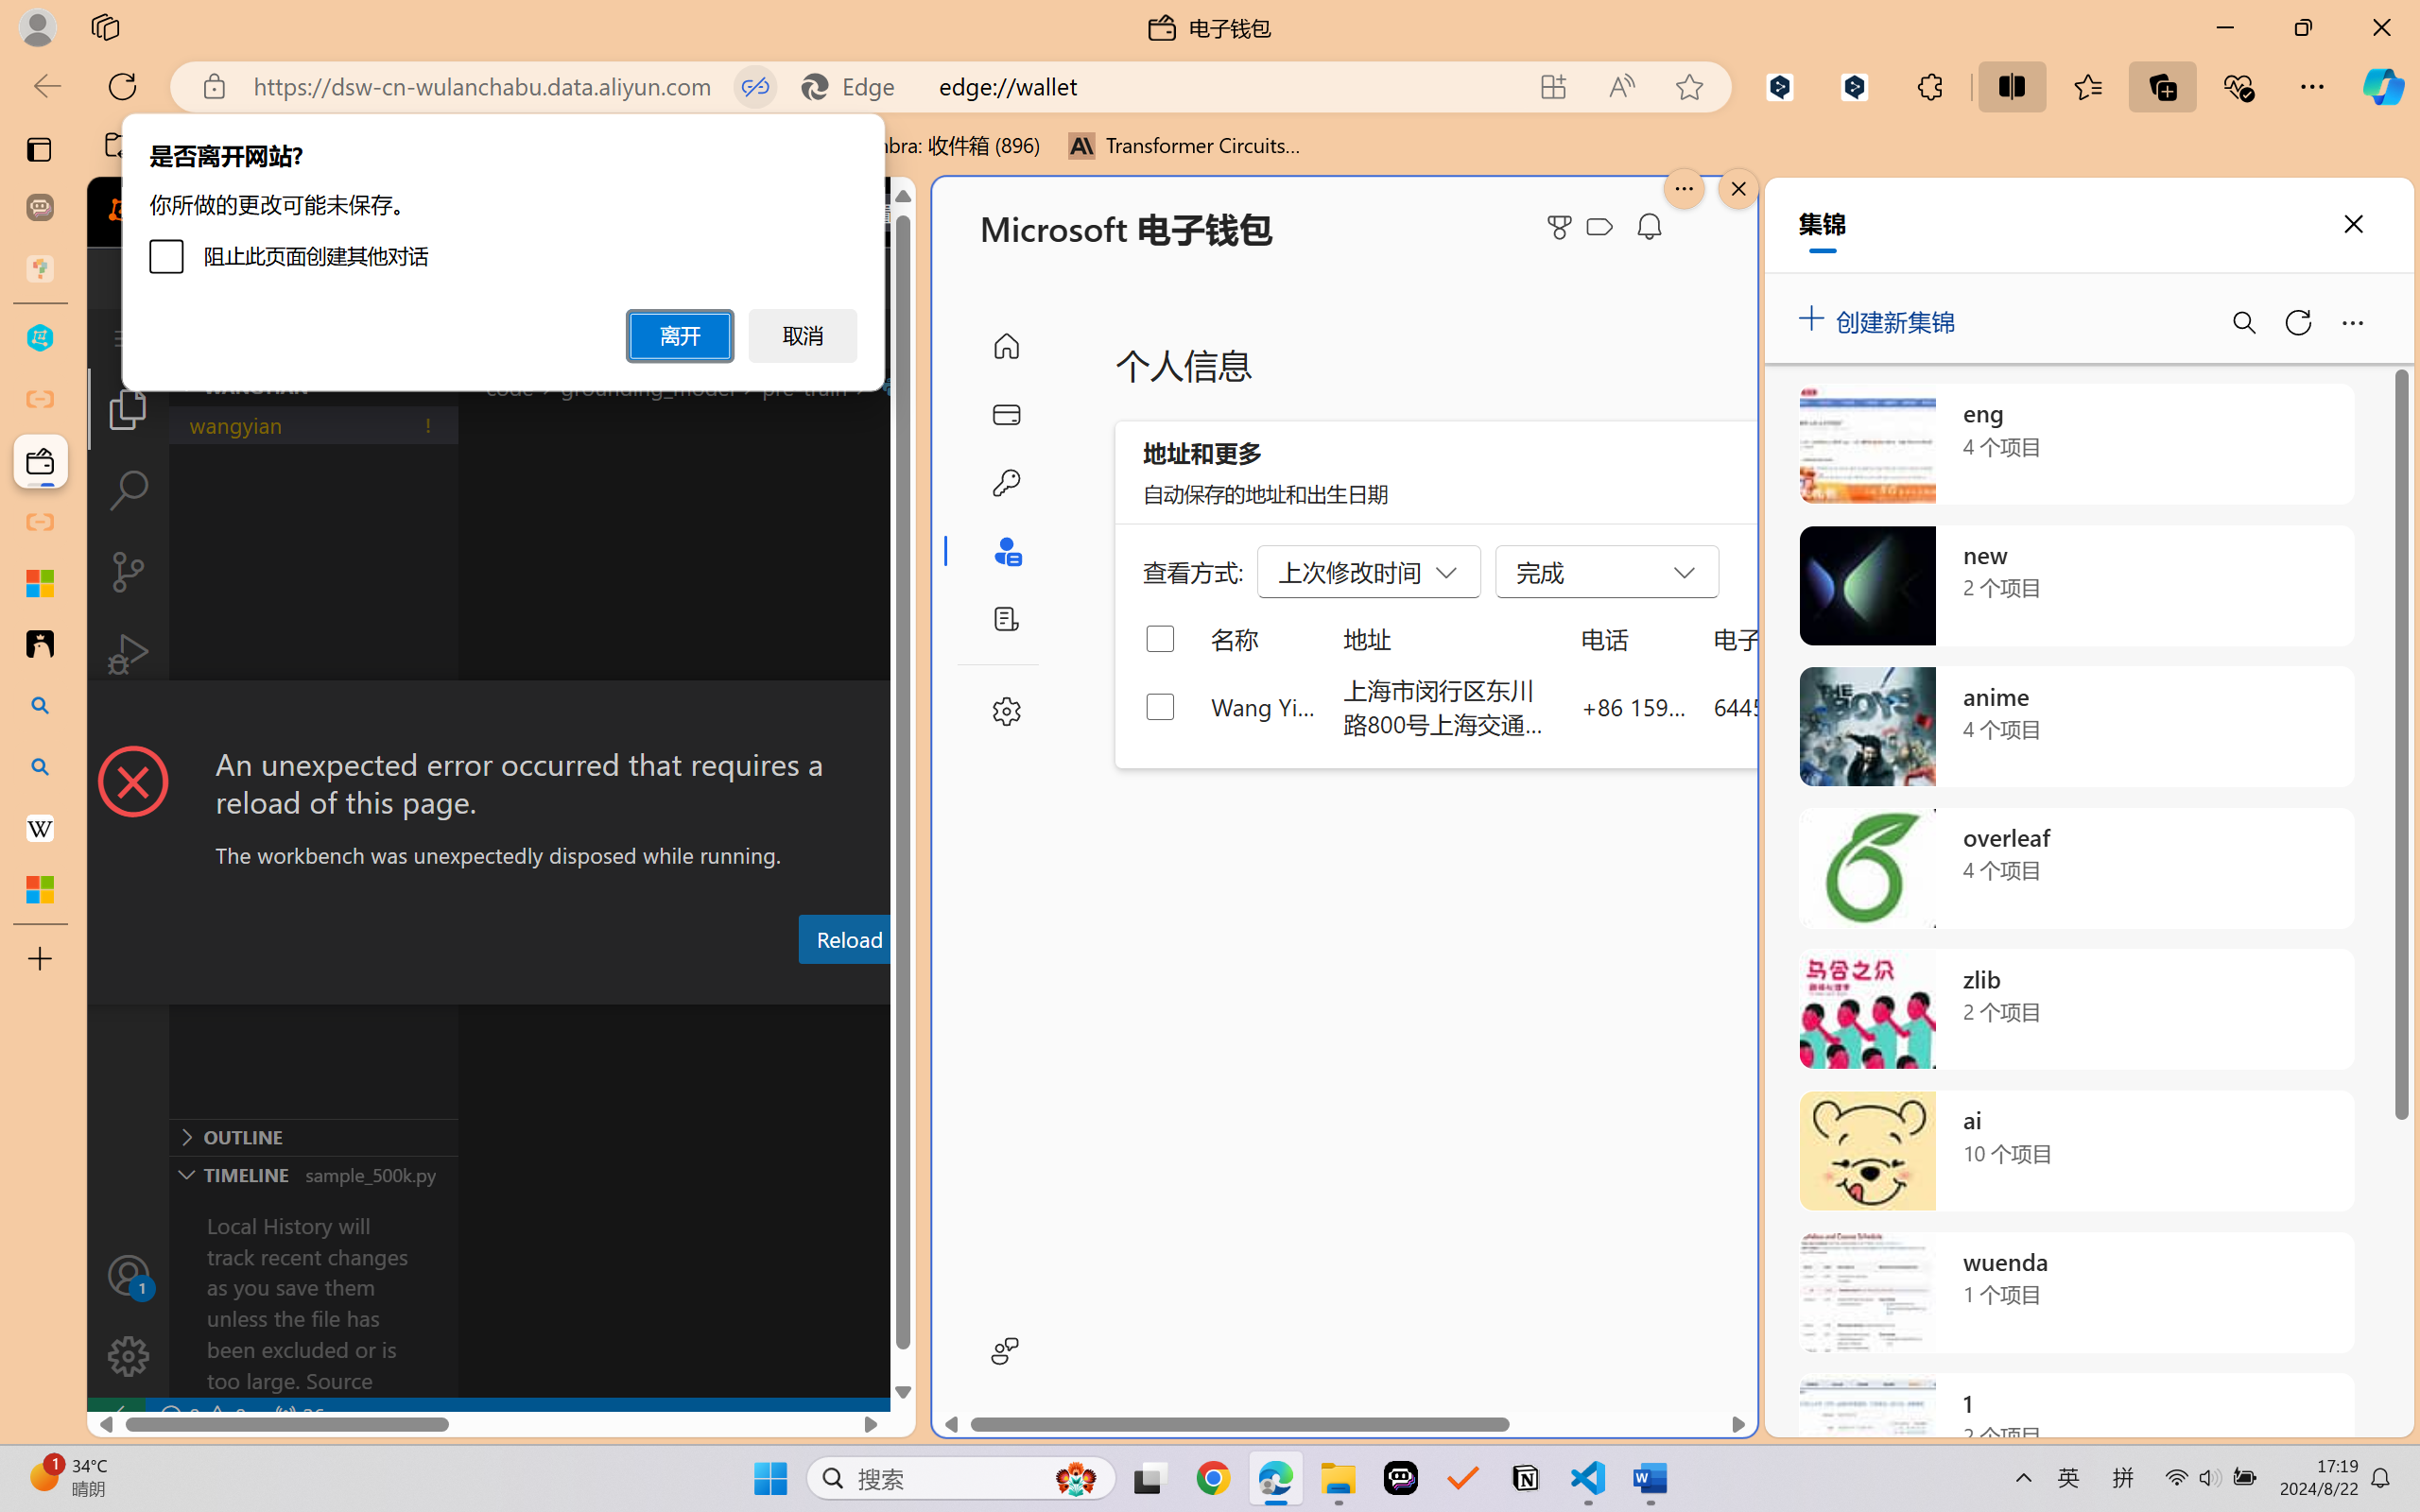  Describe the element at coordinates (537, 986) in the screenshot. I see `'Problems (Ctrl+Shift+M)'` at that location.